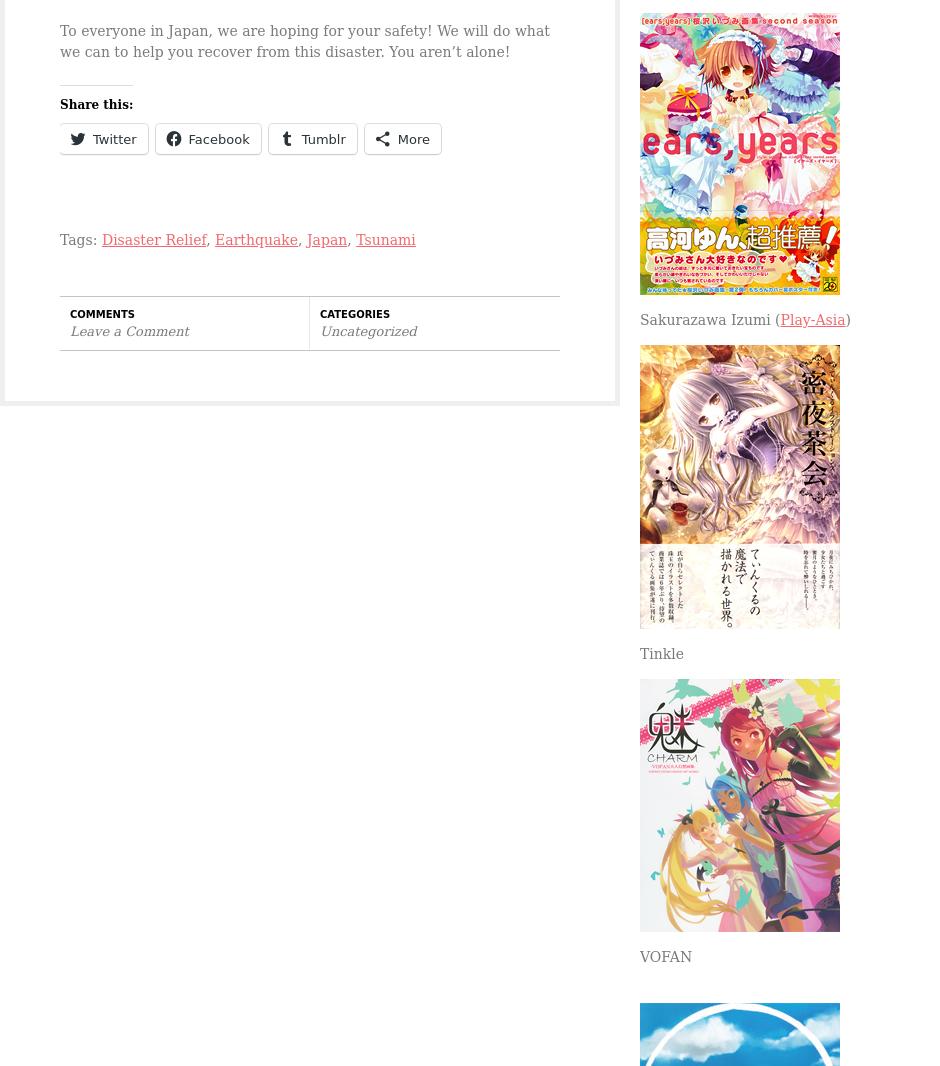 The width and height of the screenshot is (940, 1066). What do you see at coordinates (779, 320) in the screenshot?
I see `'Play-Asia'` at bounding box center [779, 320].